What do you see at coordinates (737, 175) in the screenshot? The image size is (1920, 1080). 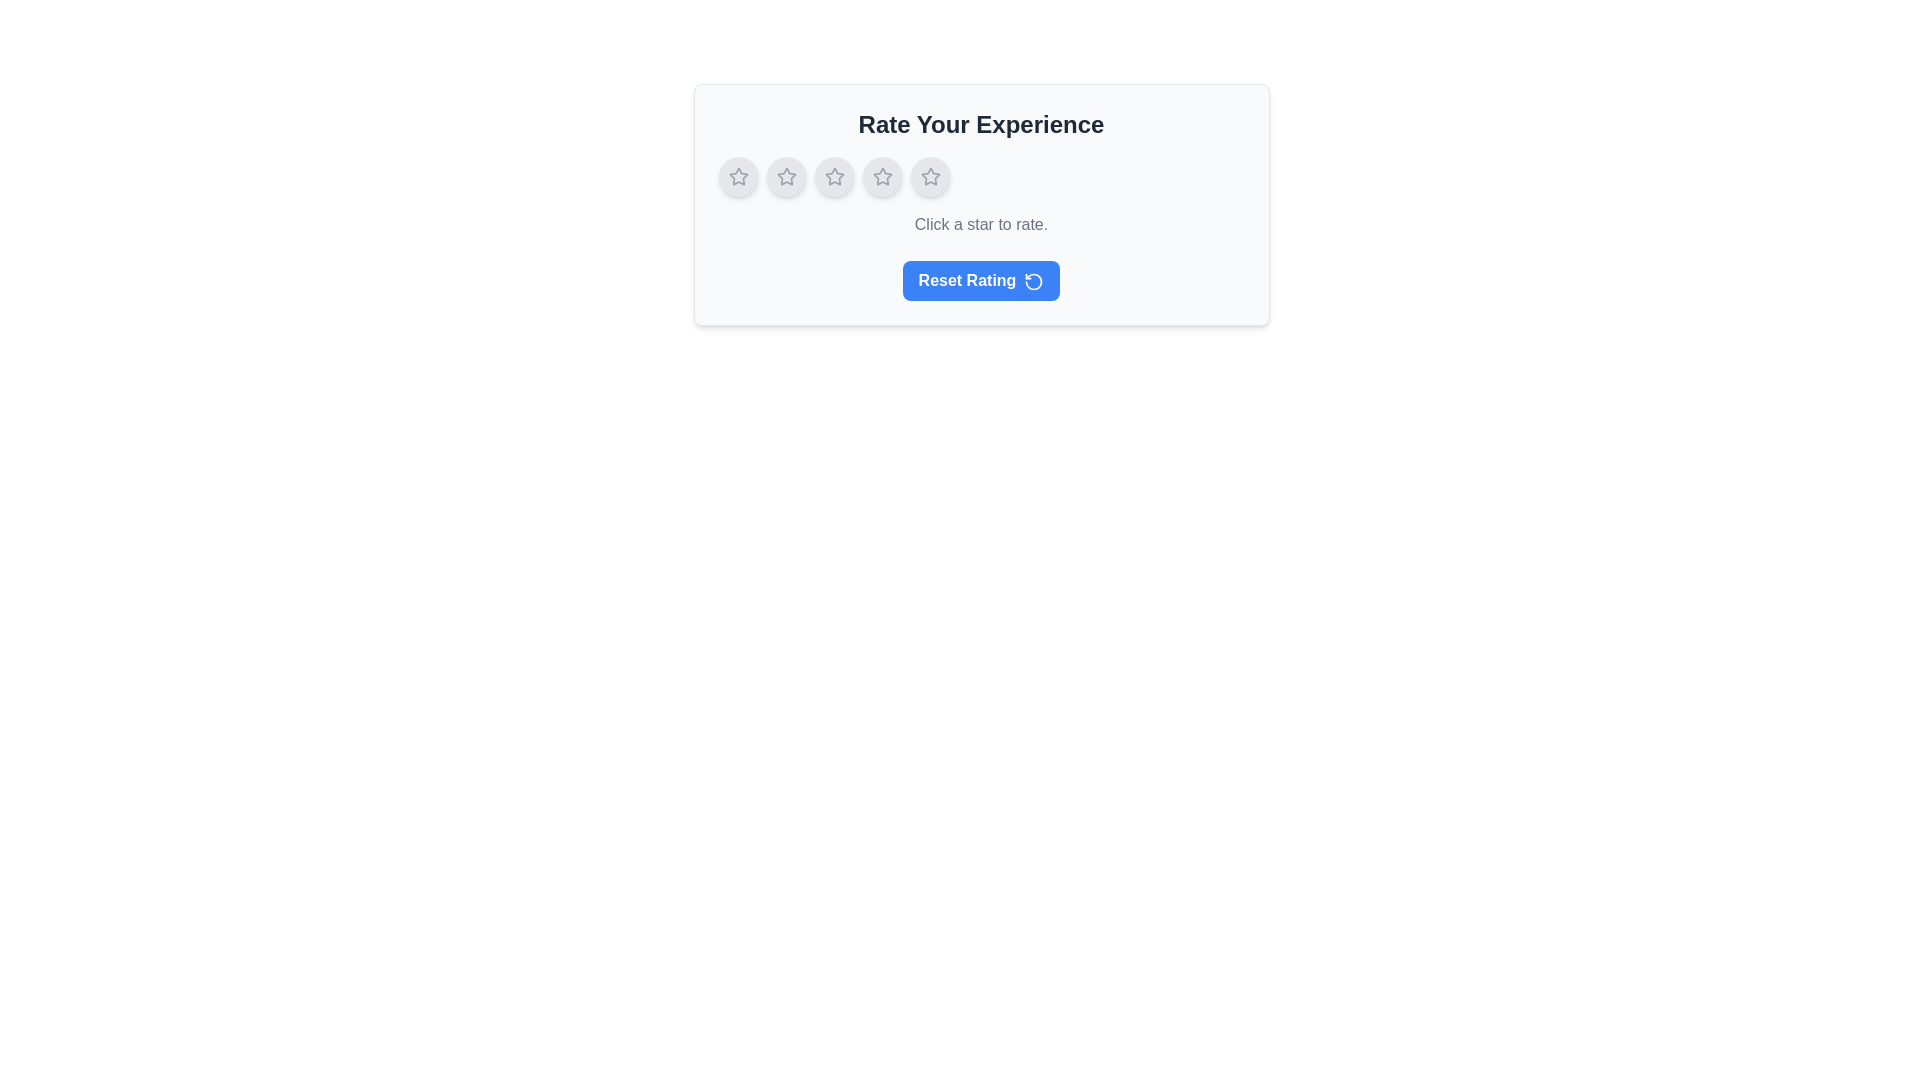 I see `the first star-shaped graphical icon in the rating component` at bounding box center [737, 175].